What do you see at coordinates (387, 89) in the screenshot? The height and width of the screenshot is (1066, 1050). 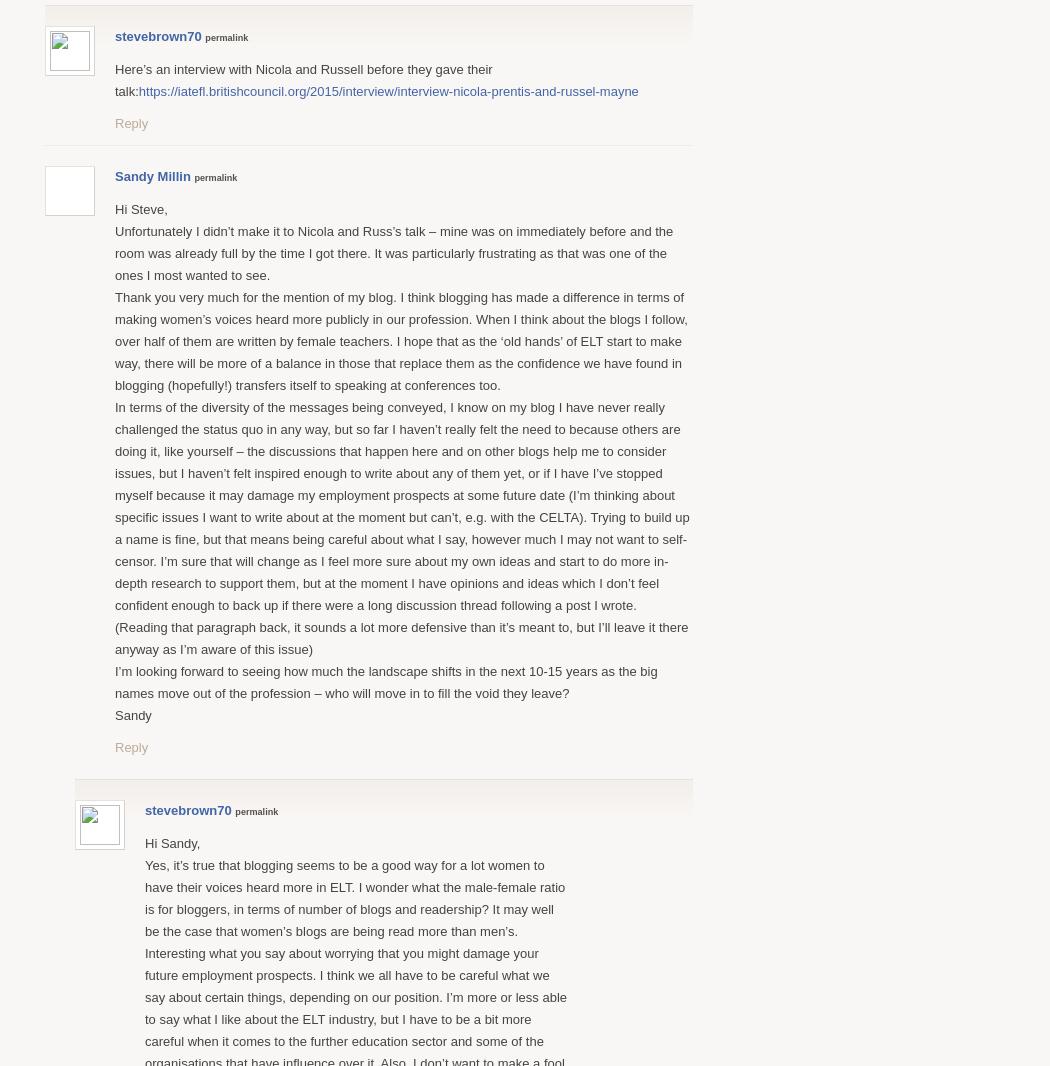 I see `'https://iatefl.britishcouncil.org/2015/interview/interview-nicola-prentis-and-russel-mayne'` at bounding box center [387, 89].